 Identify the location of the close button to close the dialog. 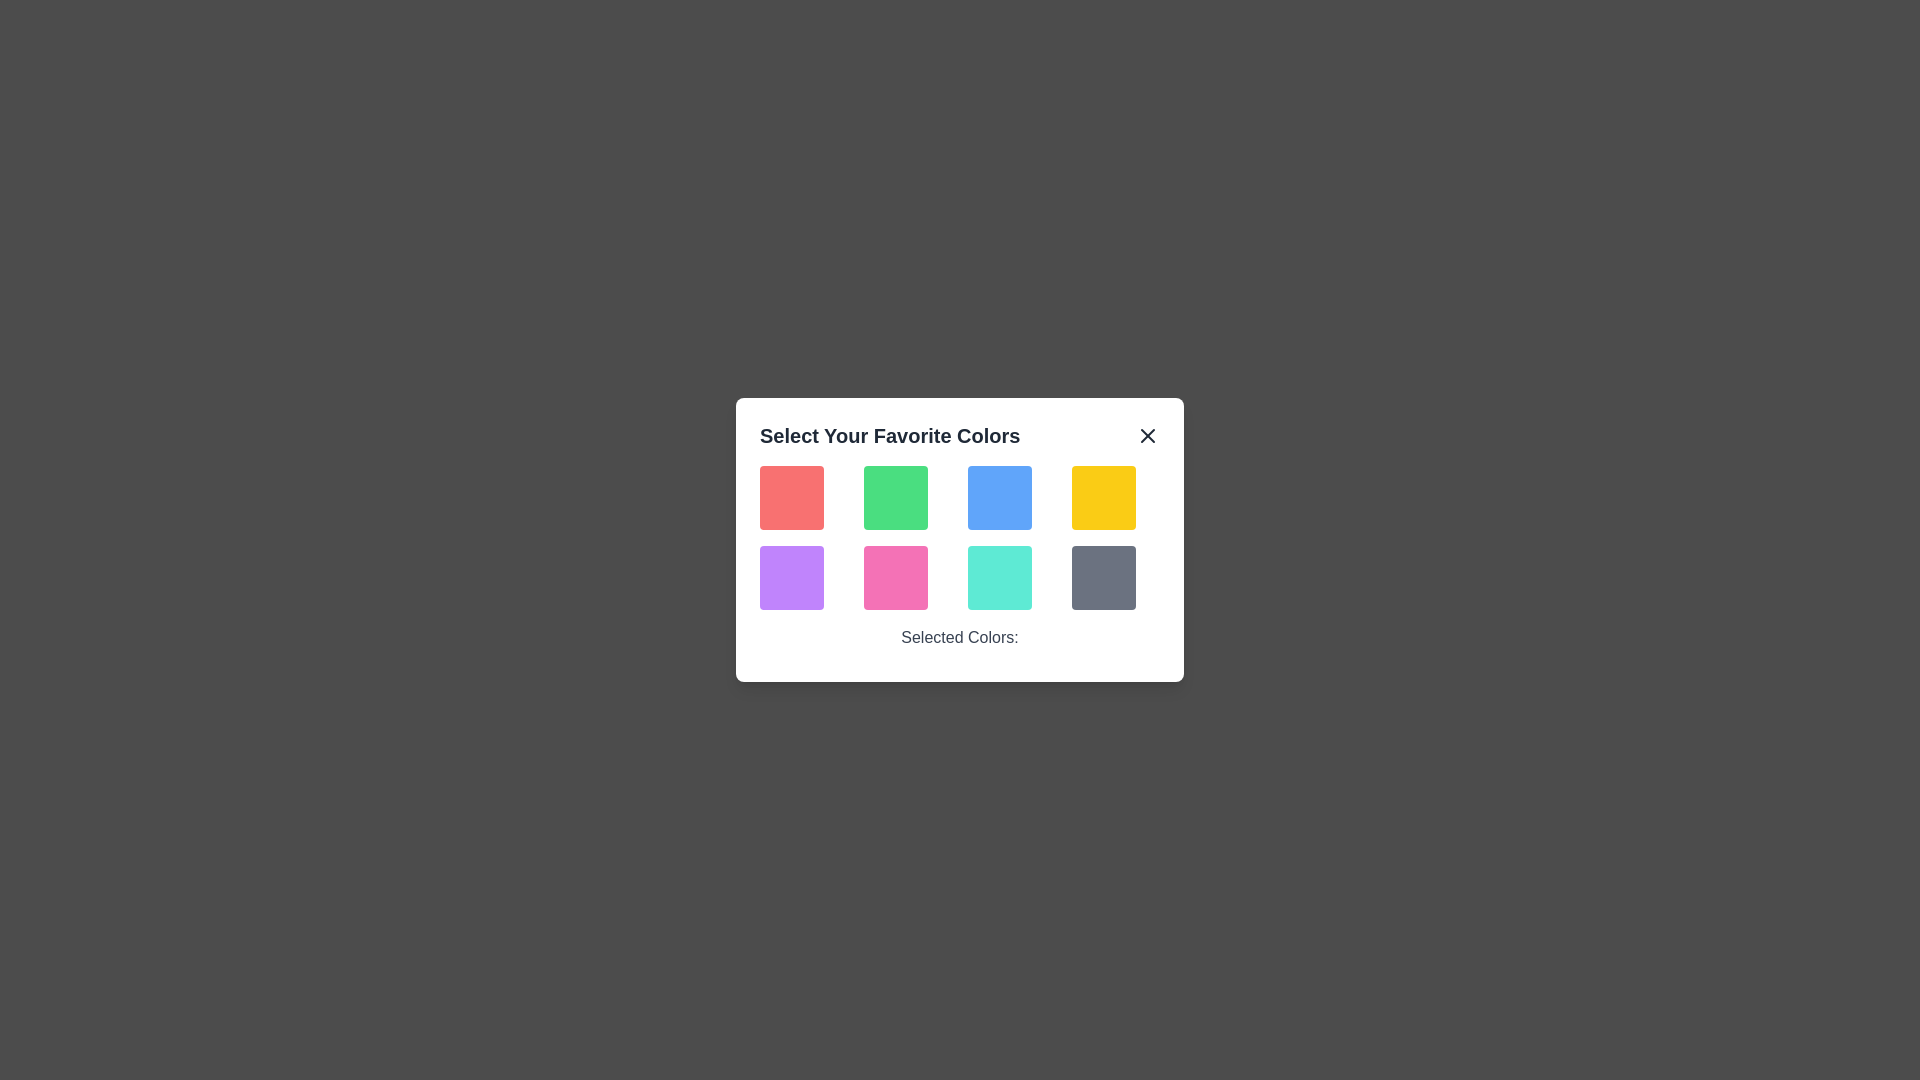
(1147, 434).